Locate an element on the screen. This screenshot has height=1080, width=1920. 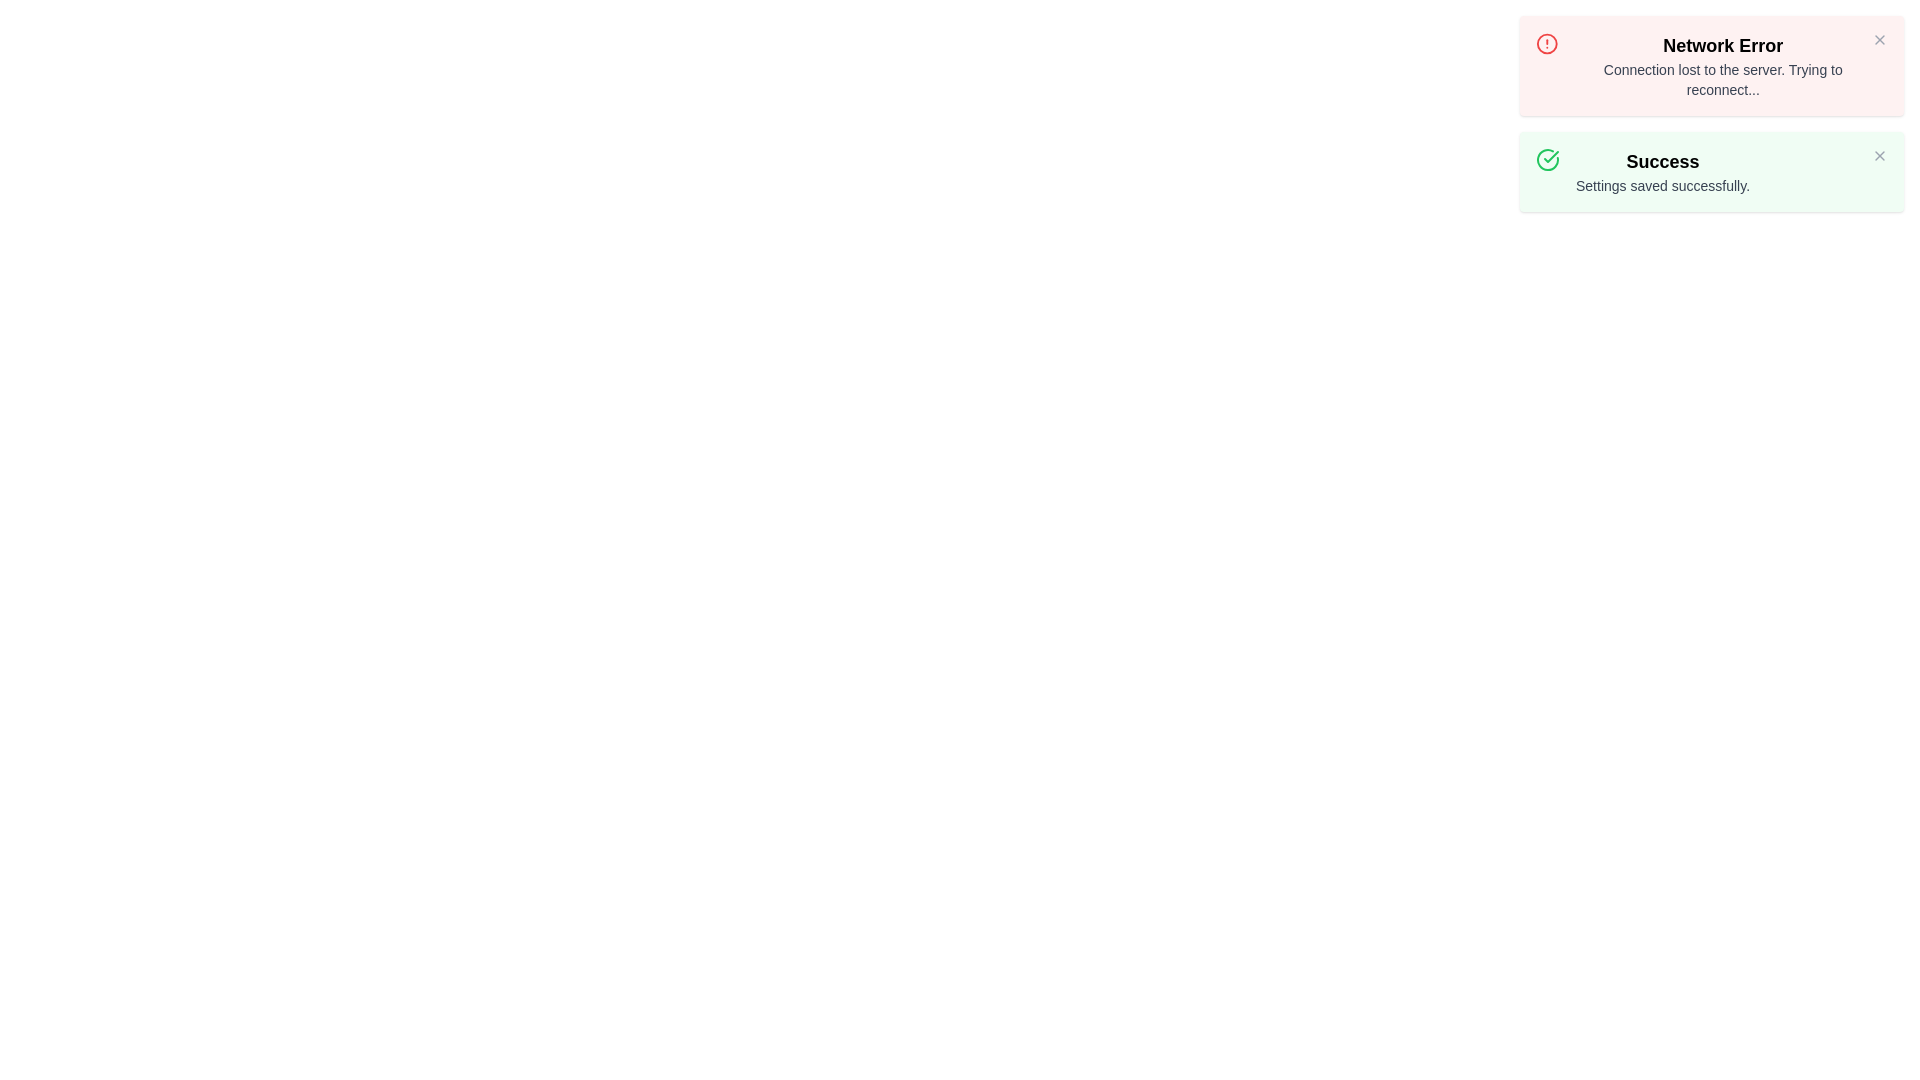
message from the Notification Banner that alerts the user about a network disconnection issue and the system's attempt to reconnect is located at coordinates (1711, 64).